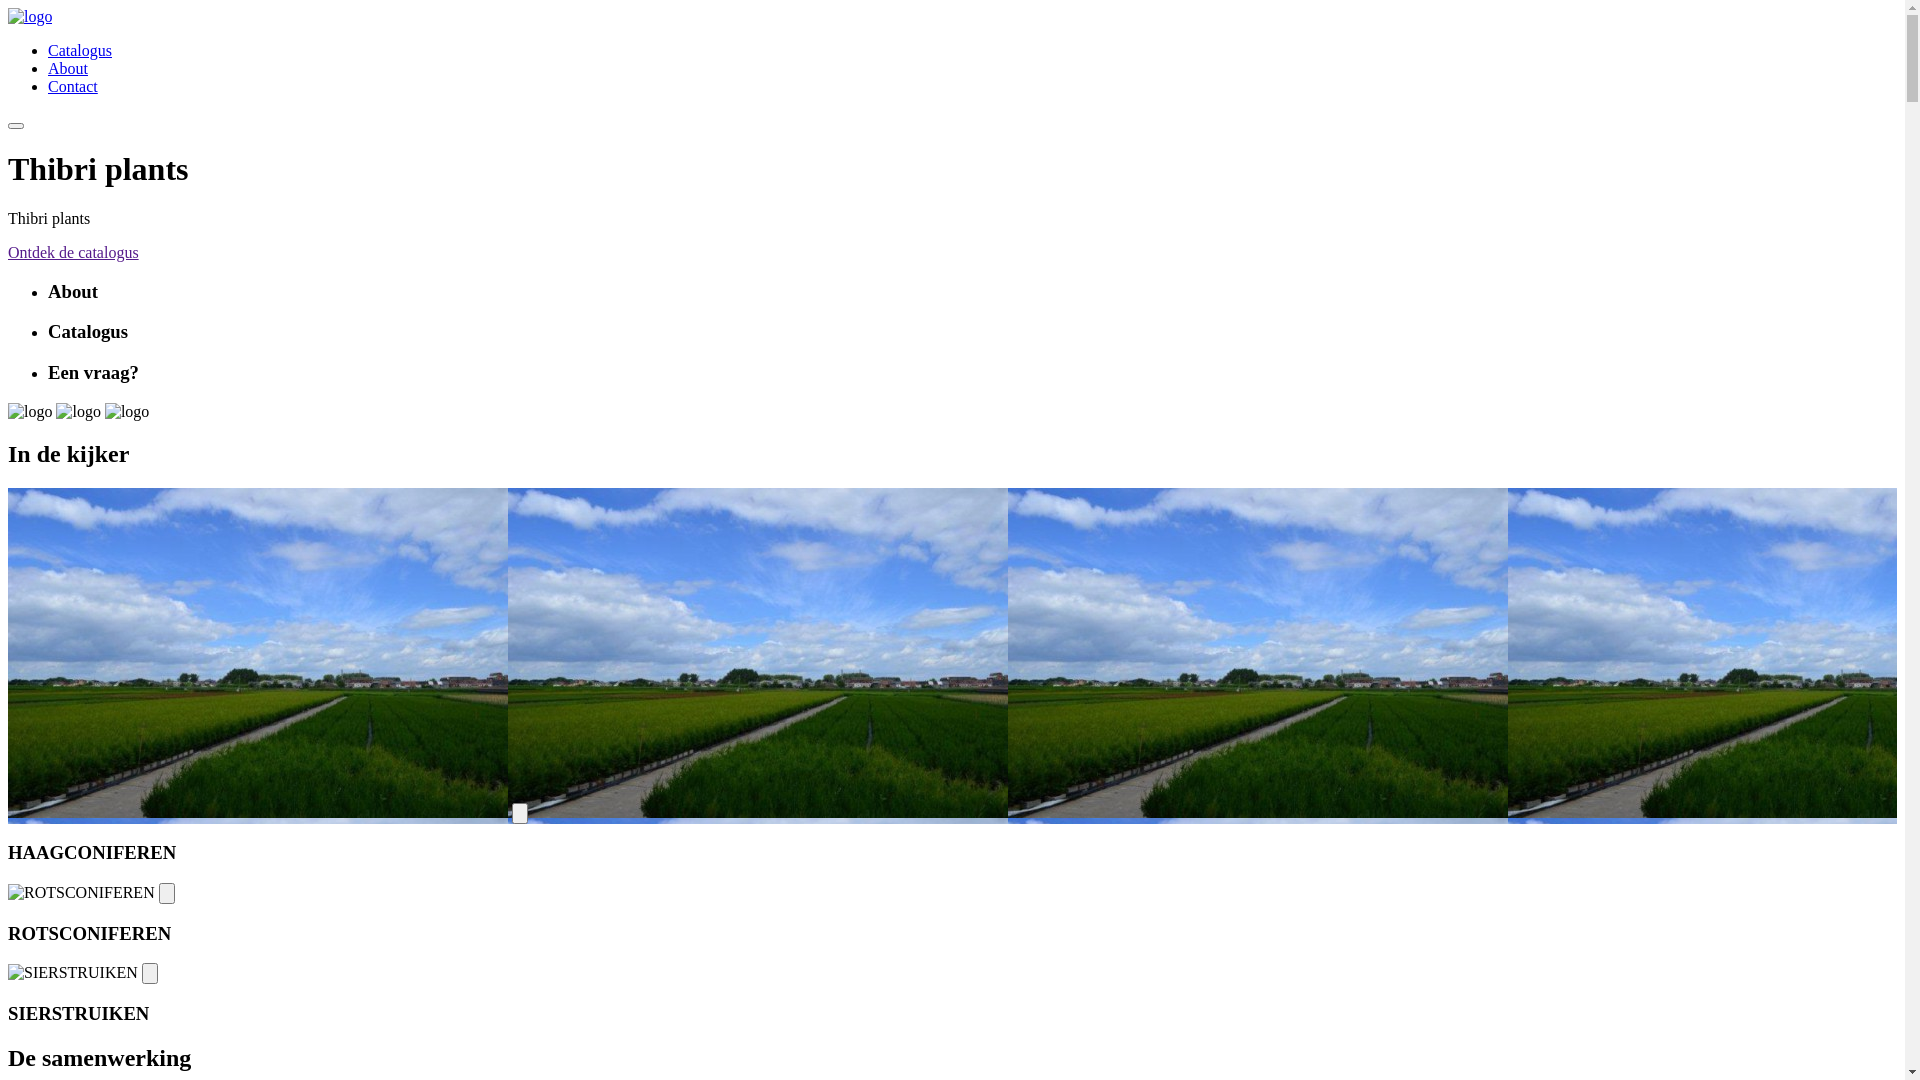  What do you see at coordinates (80, 892) in the screenshot?
I see `'ROTSCONIFEREN'` at bounding box center [80, 892].